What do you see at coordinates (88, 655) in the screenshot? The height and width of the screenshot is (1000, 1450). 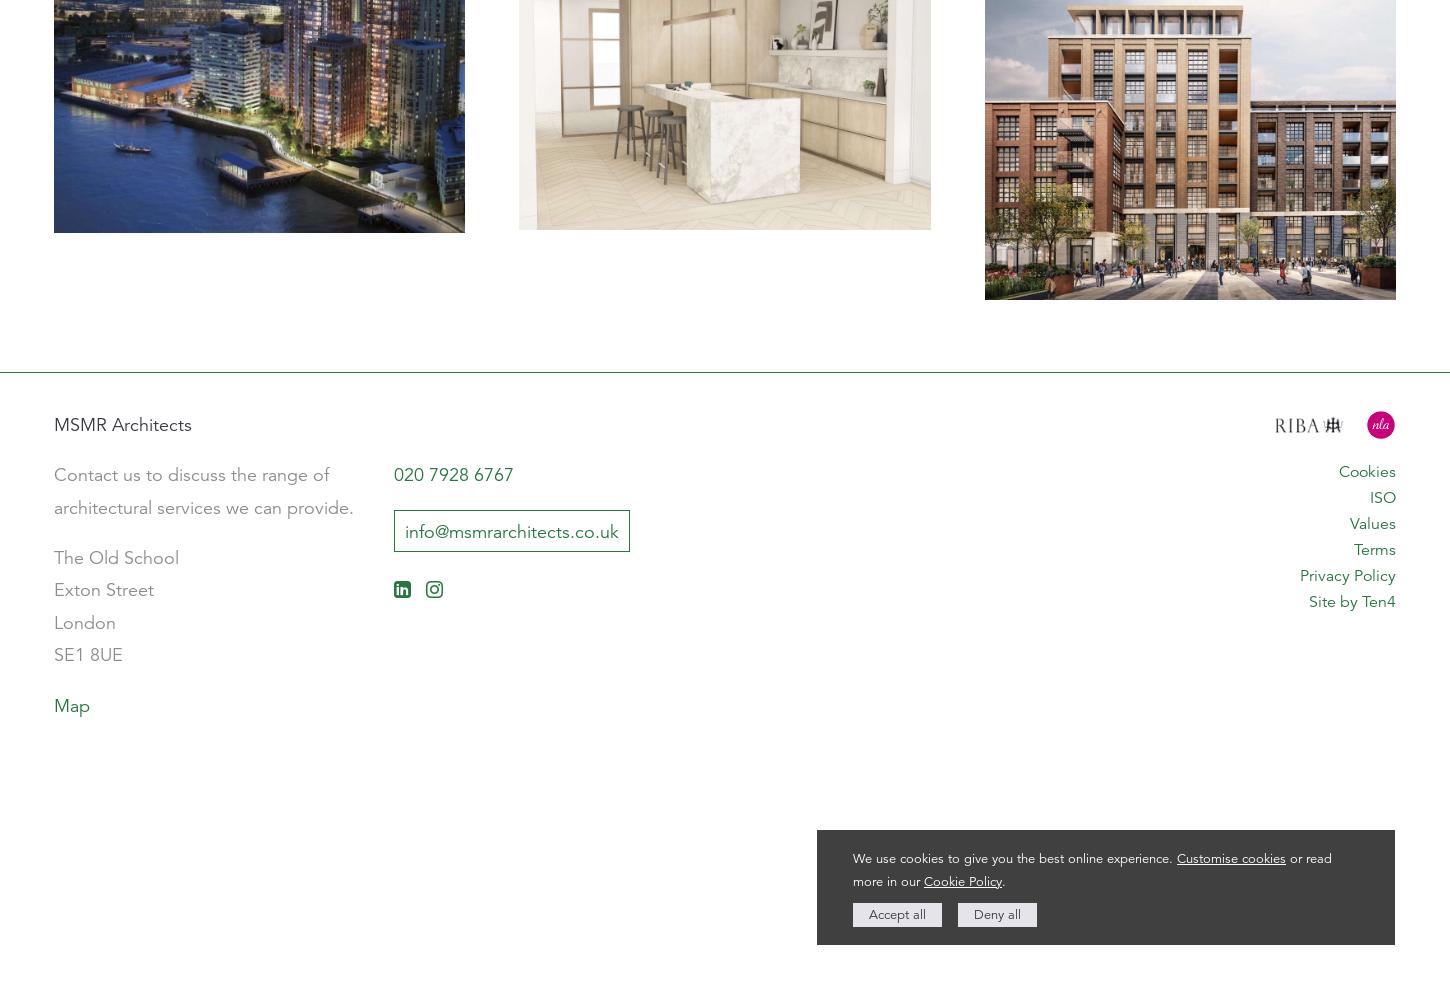 I see `'SE1 8UE'` at bounding box center [88, 655].